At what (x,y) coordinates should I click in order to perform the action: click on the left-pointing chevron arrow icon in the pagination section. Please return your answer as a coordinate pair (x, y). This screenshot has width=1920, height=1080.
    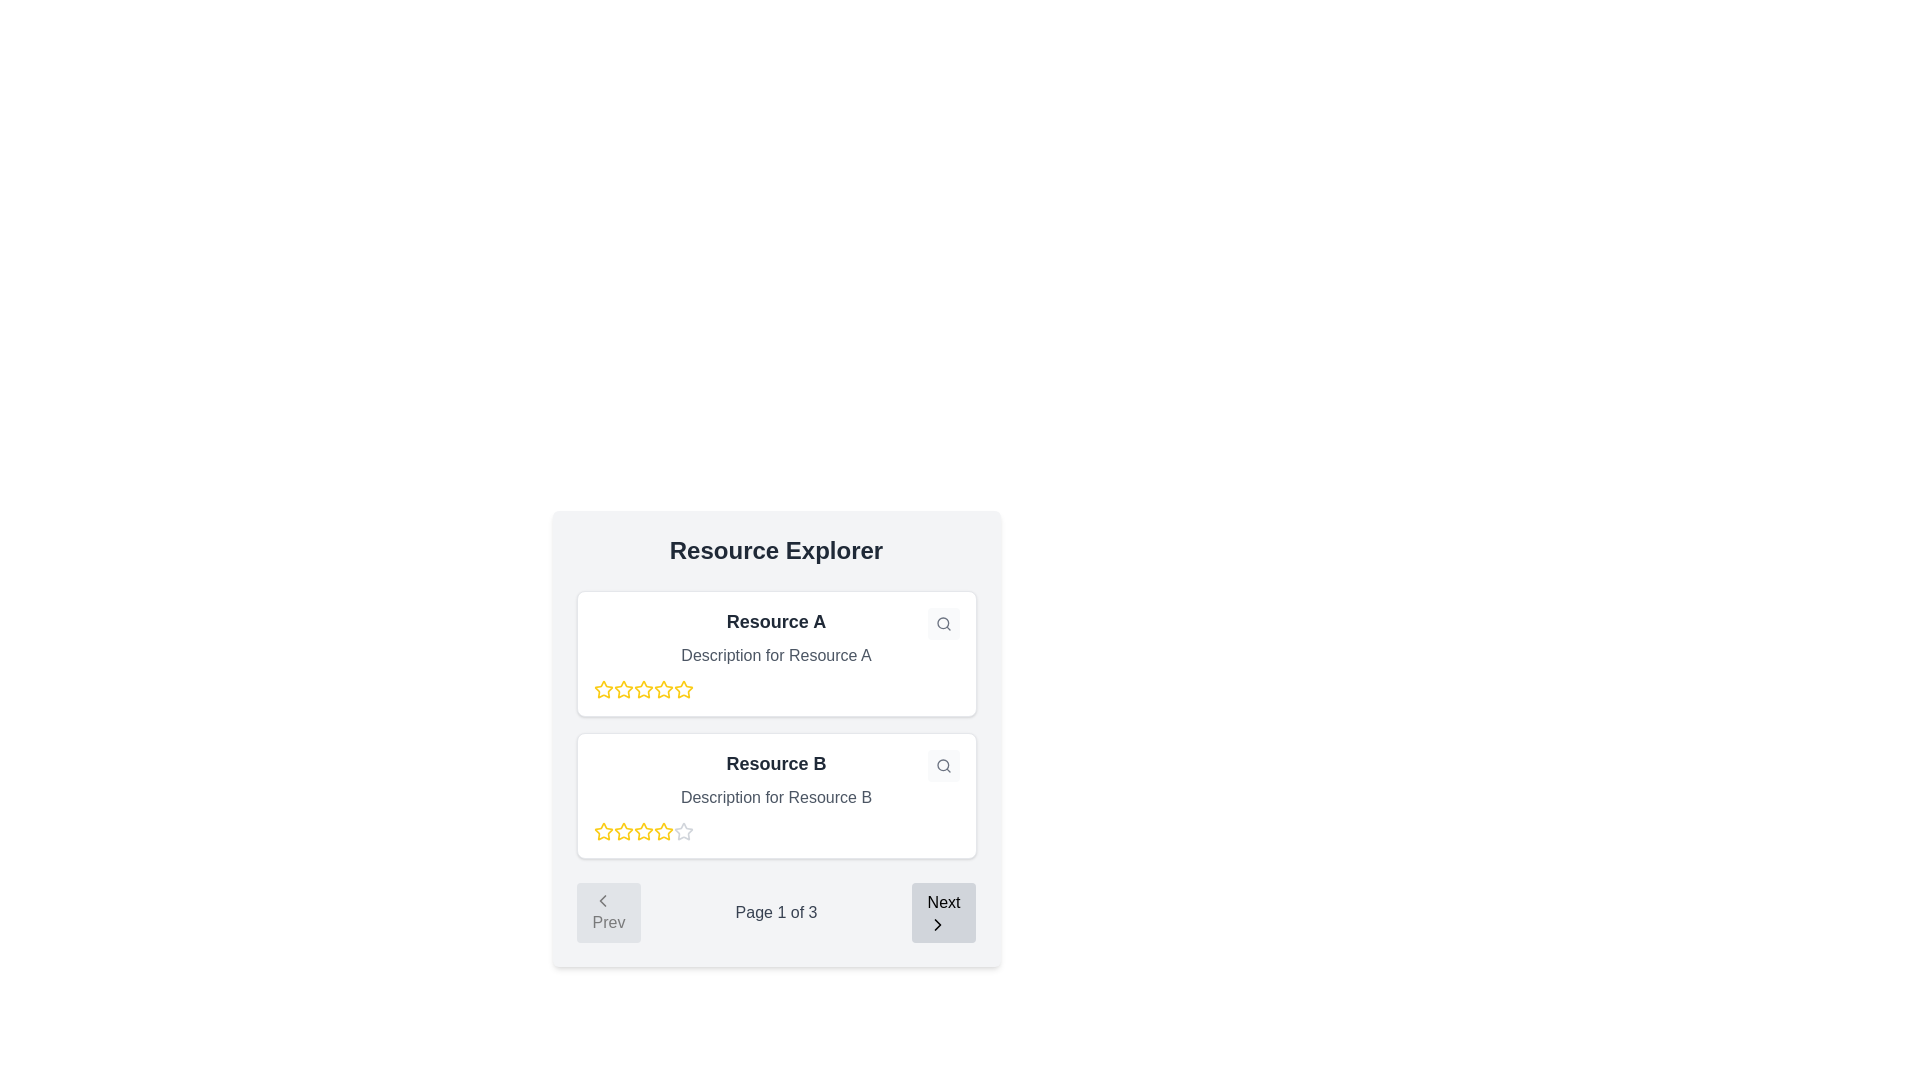
    Looking at the image, I should click on (601, 901).